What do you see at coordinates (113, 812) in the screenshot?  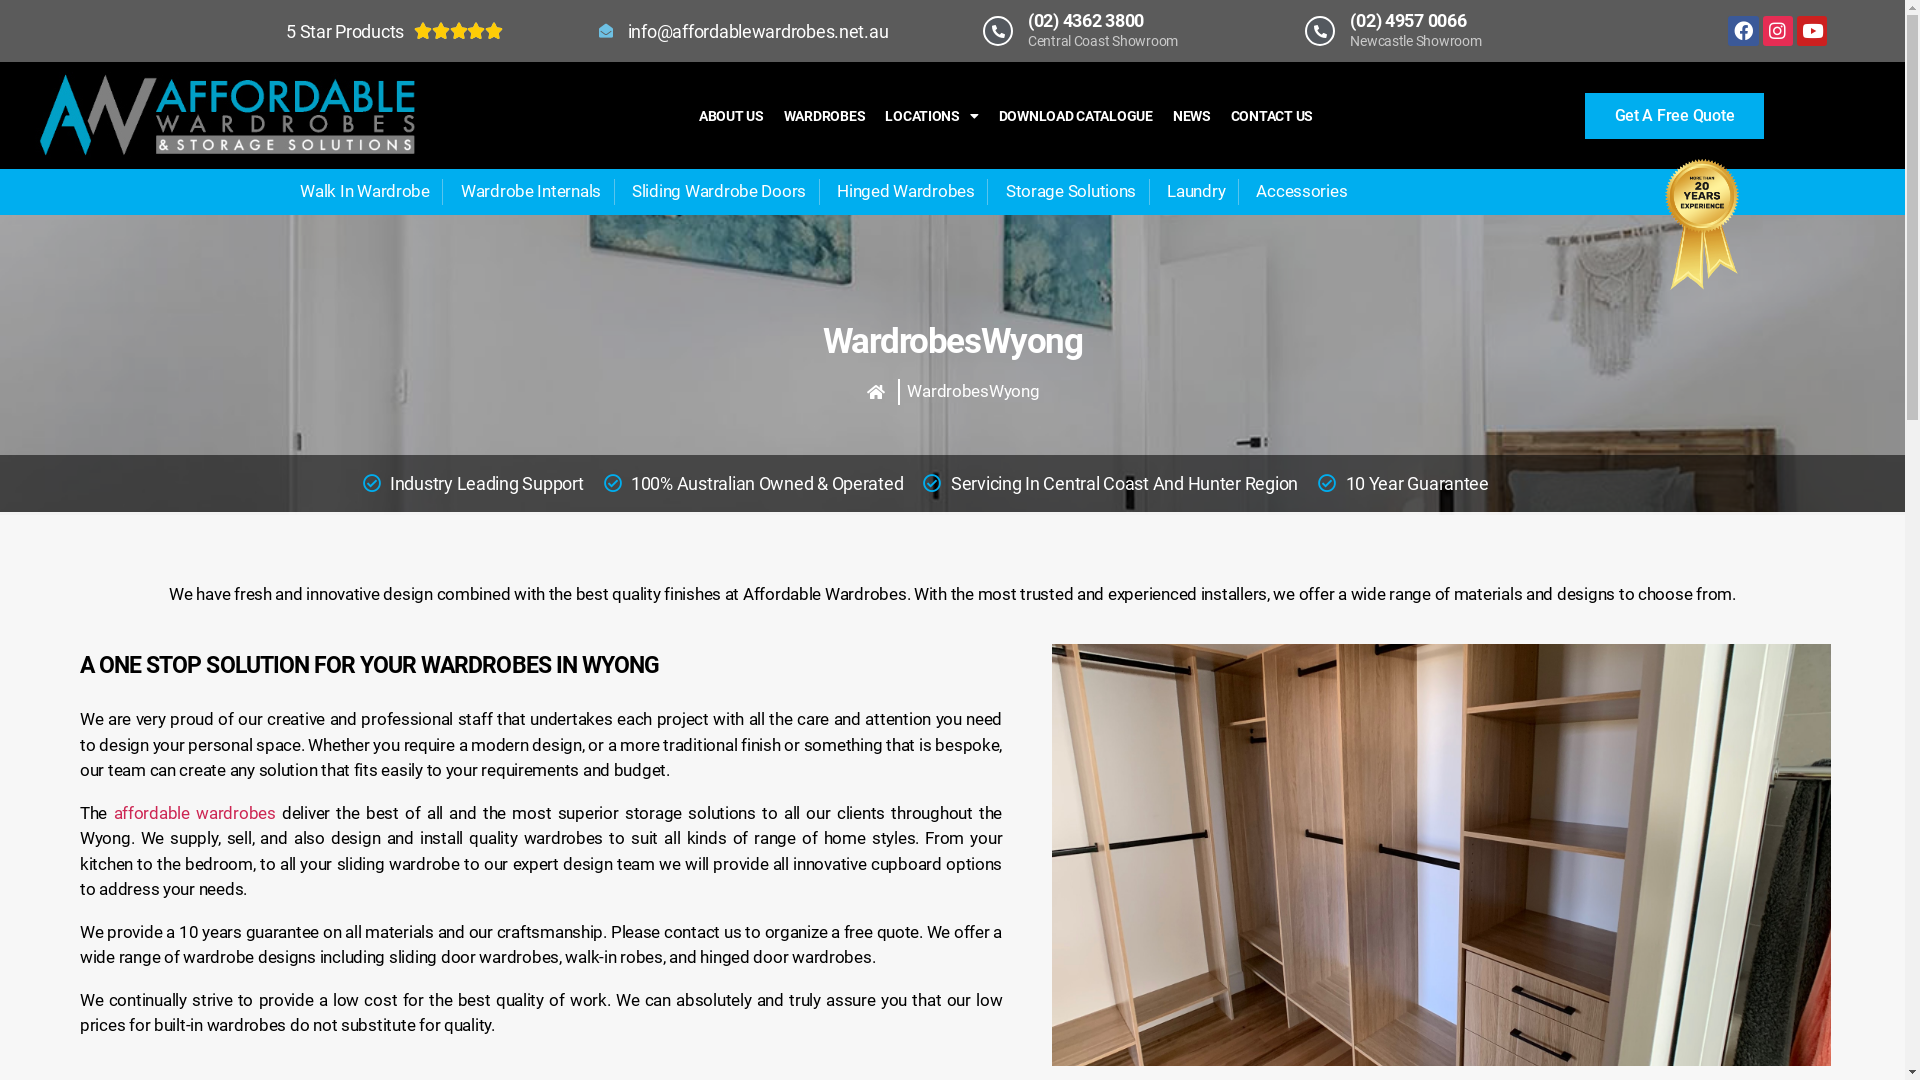 I see `'affordable wardrobes'` at bounding box center [113, 812].